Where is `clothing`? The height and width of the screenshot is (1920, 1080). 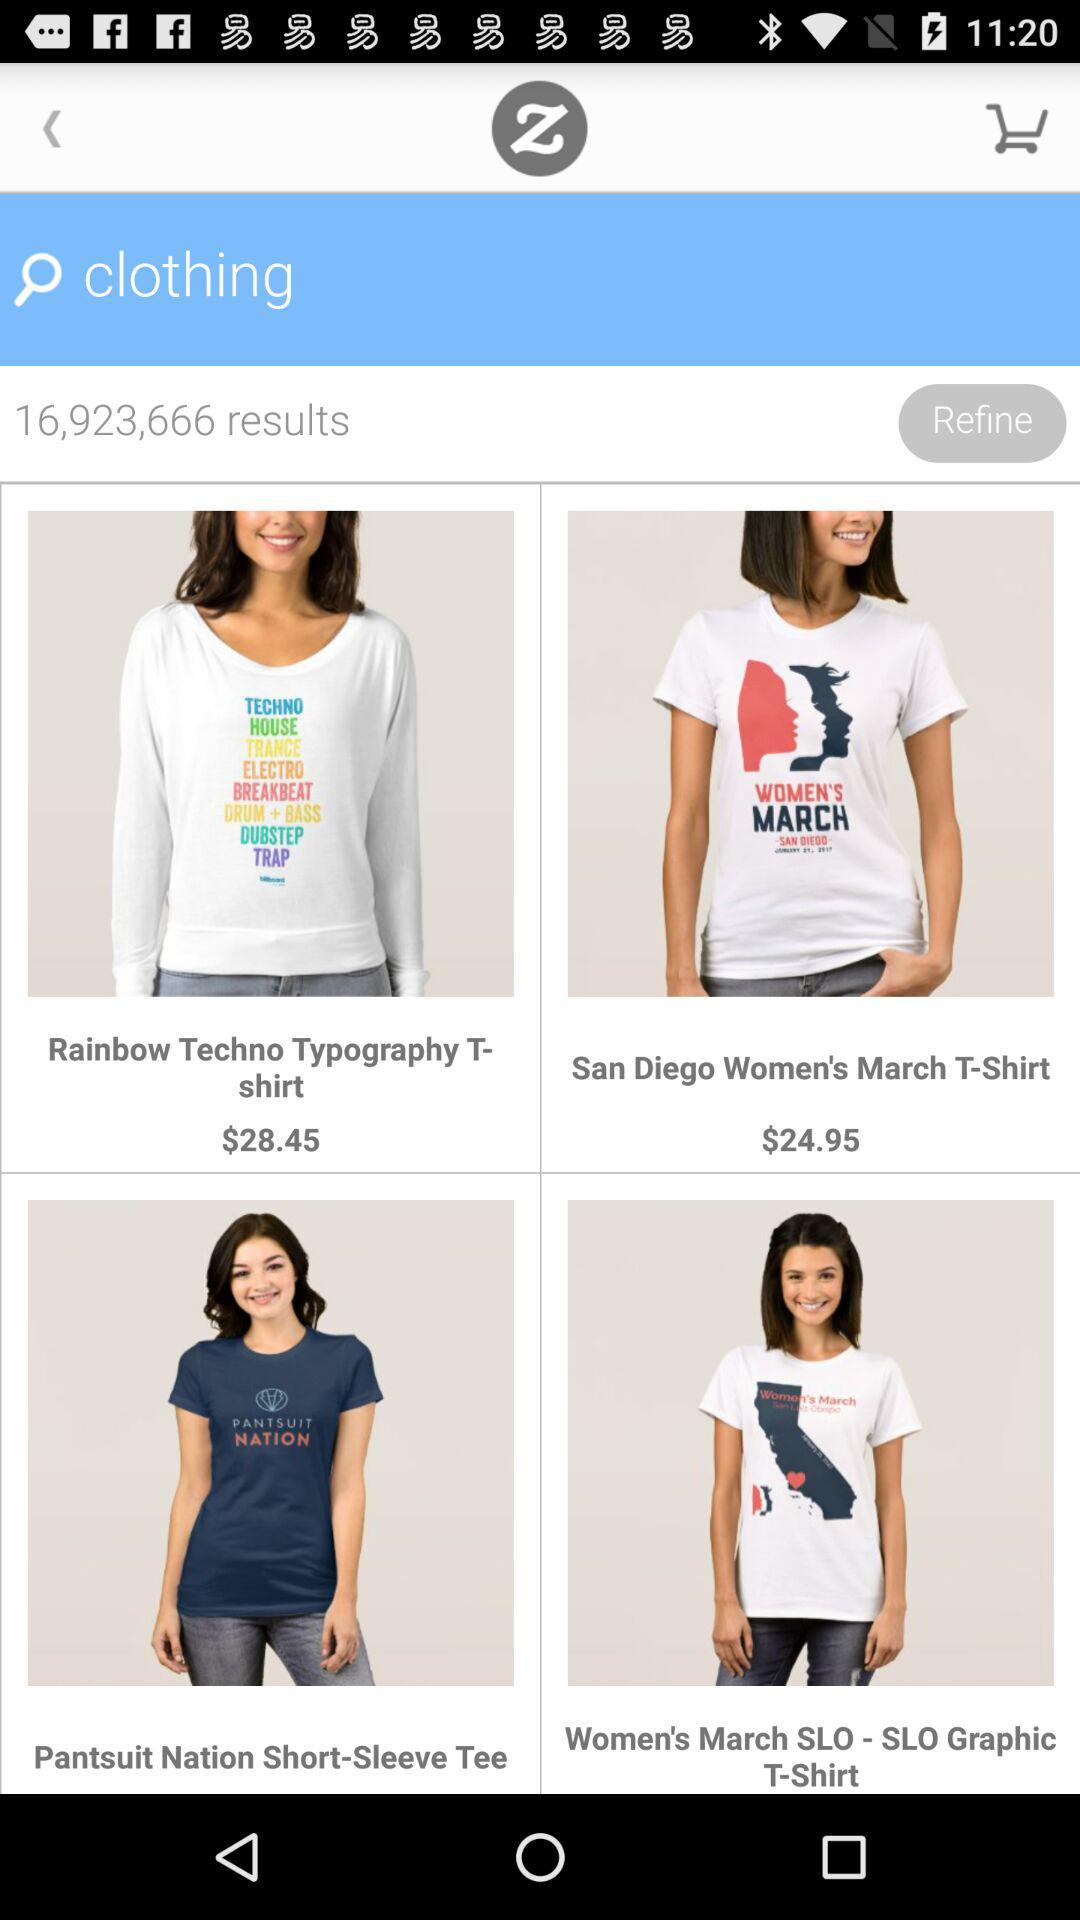
clothing is located at coordinates (540, 279).